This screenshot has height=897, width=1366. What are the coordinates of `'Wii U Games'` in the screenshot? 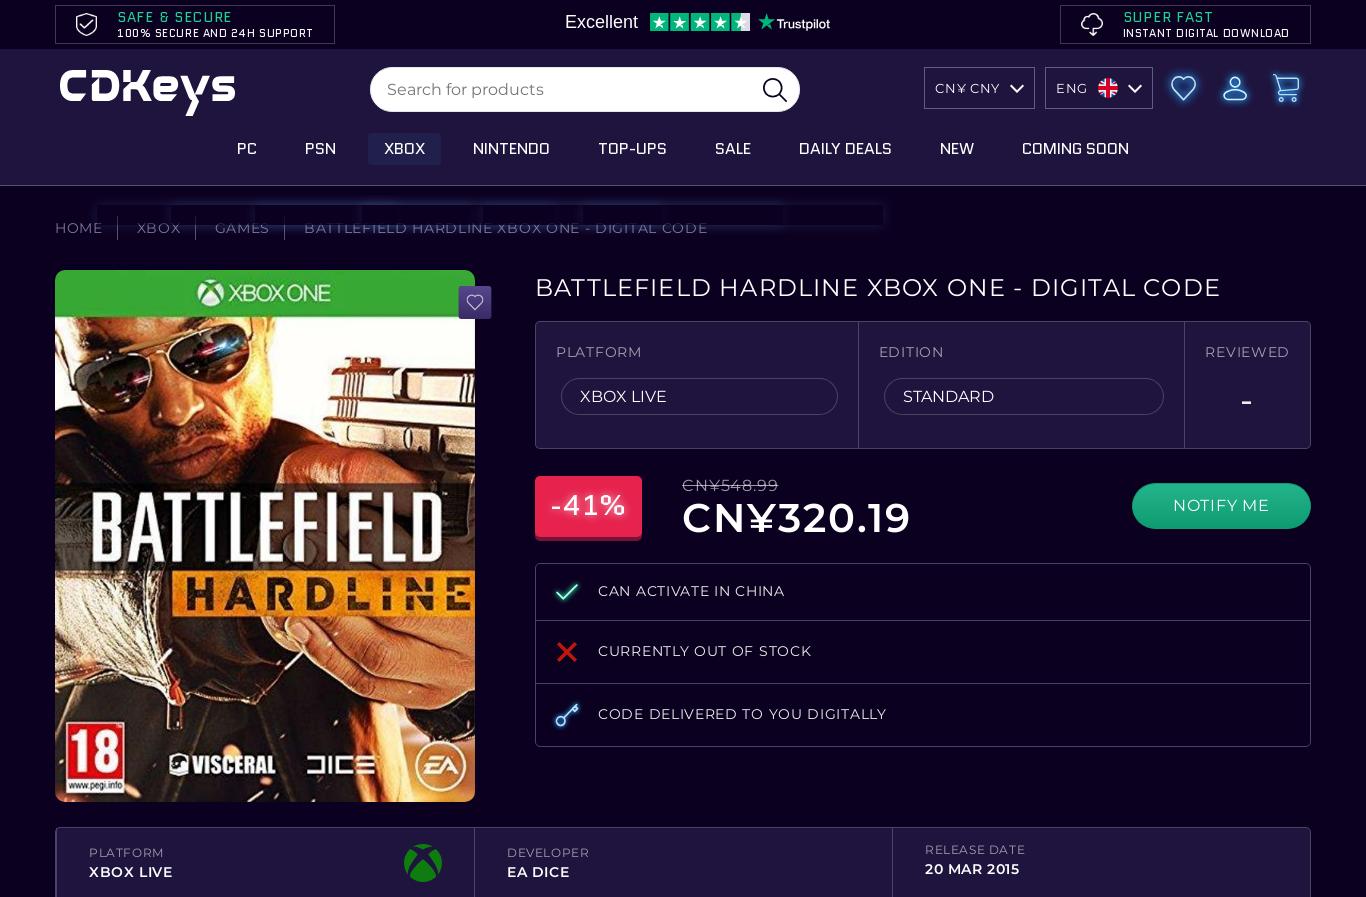 It's located at (427, 275).